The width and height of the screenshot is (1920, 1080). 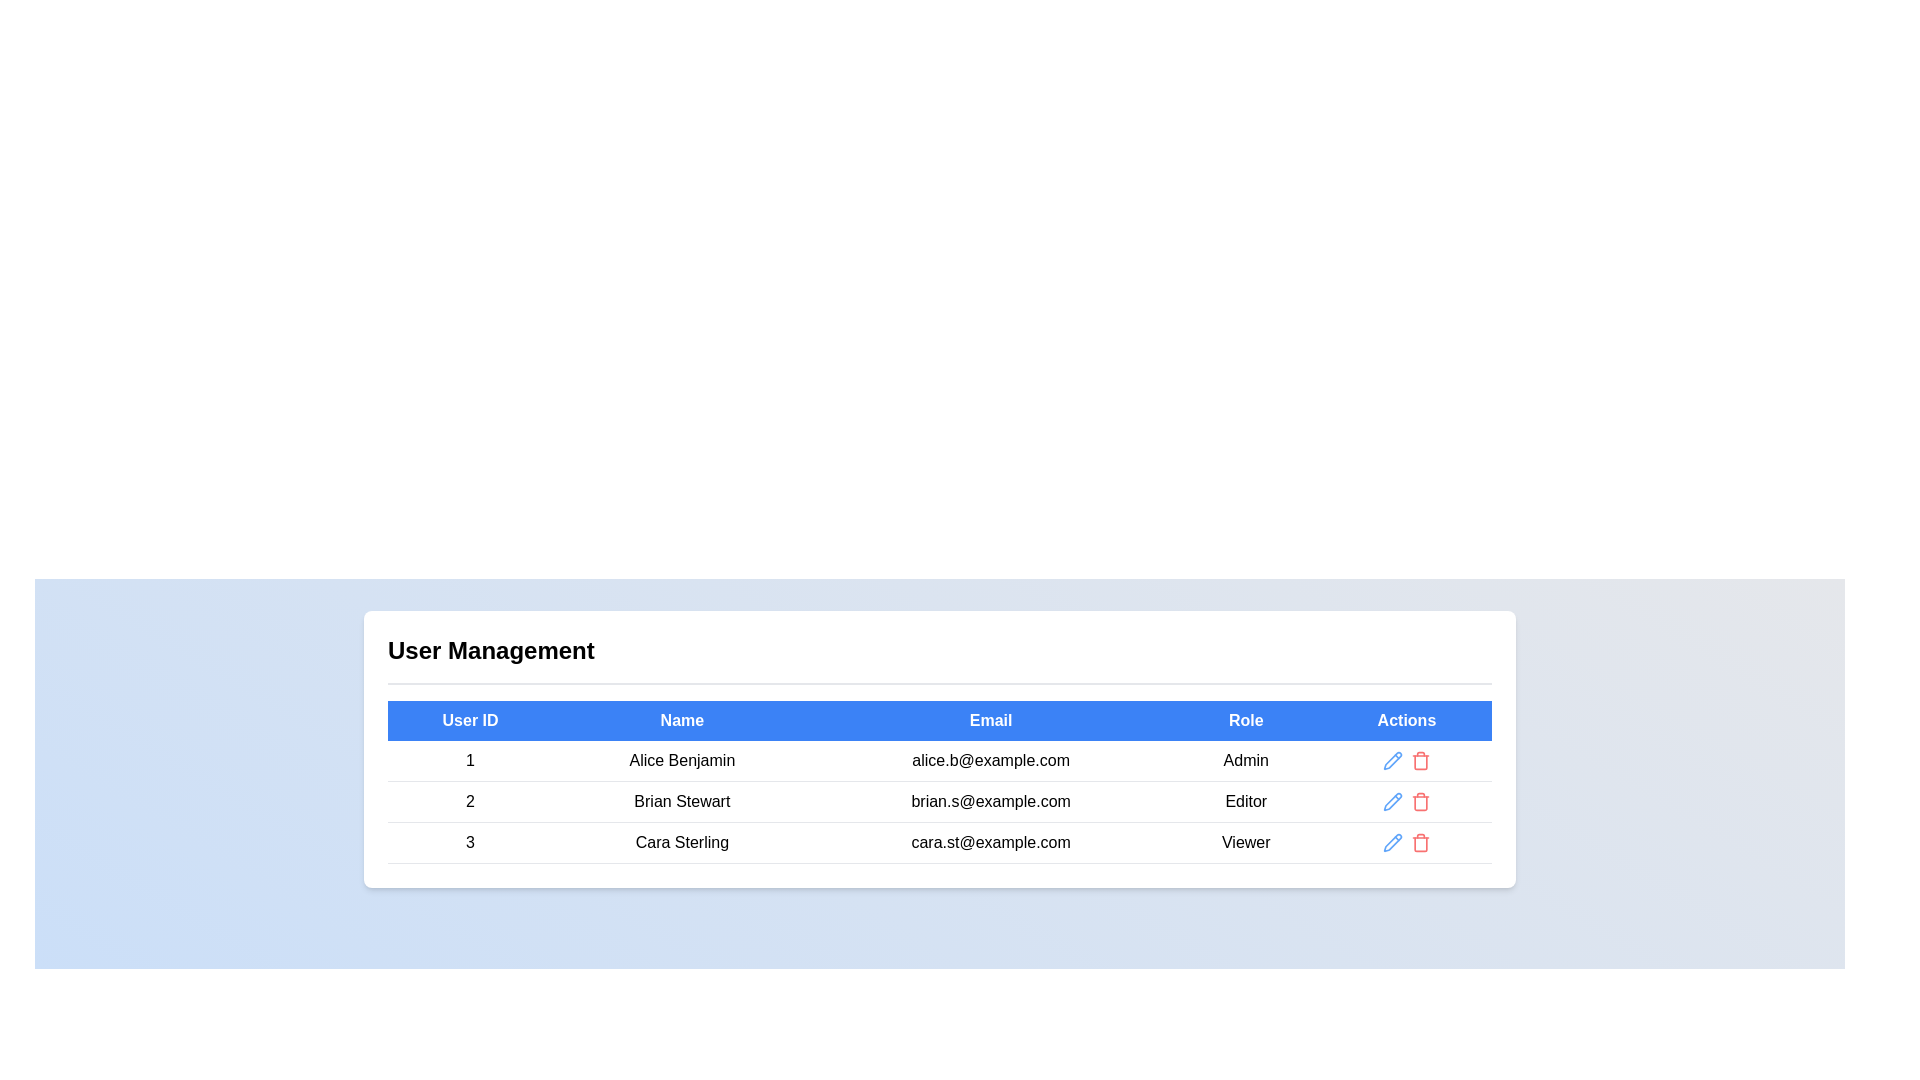 What do you see at coordinates (1245, 721) in the screenshot?
I see `the blue table header cell labeled 'Role' which is the fourth cell in the header row of the user management table` at bounding box center [1245, 721].